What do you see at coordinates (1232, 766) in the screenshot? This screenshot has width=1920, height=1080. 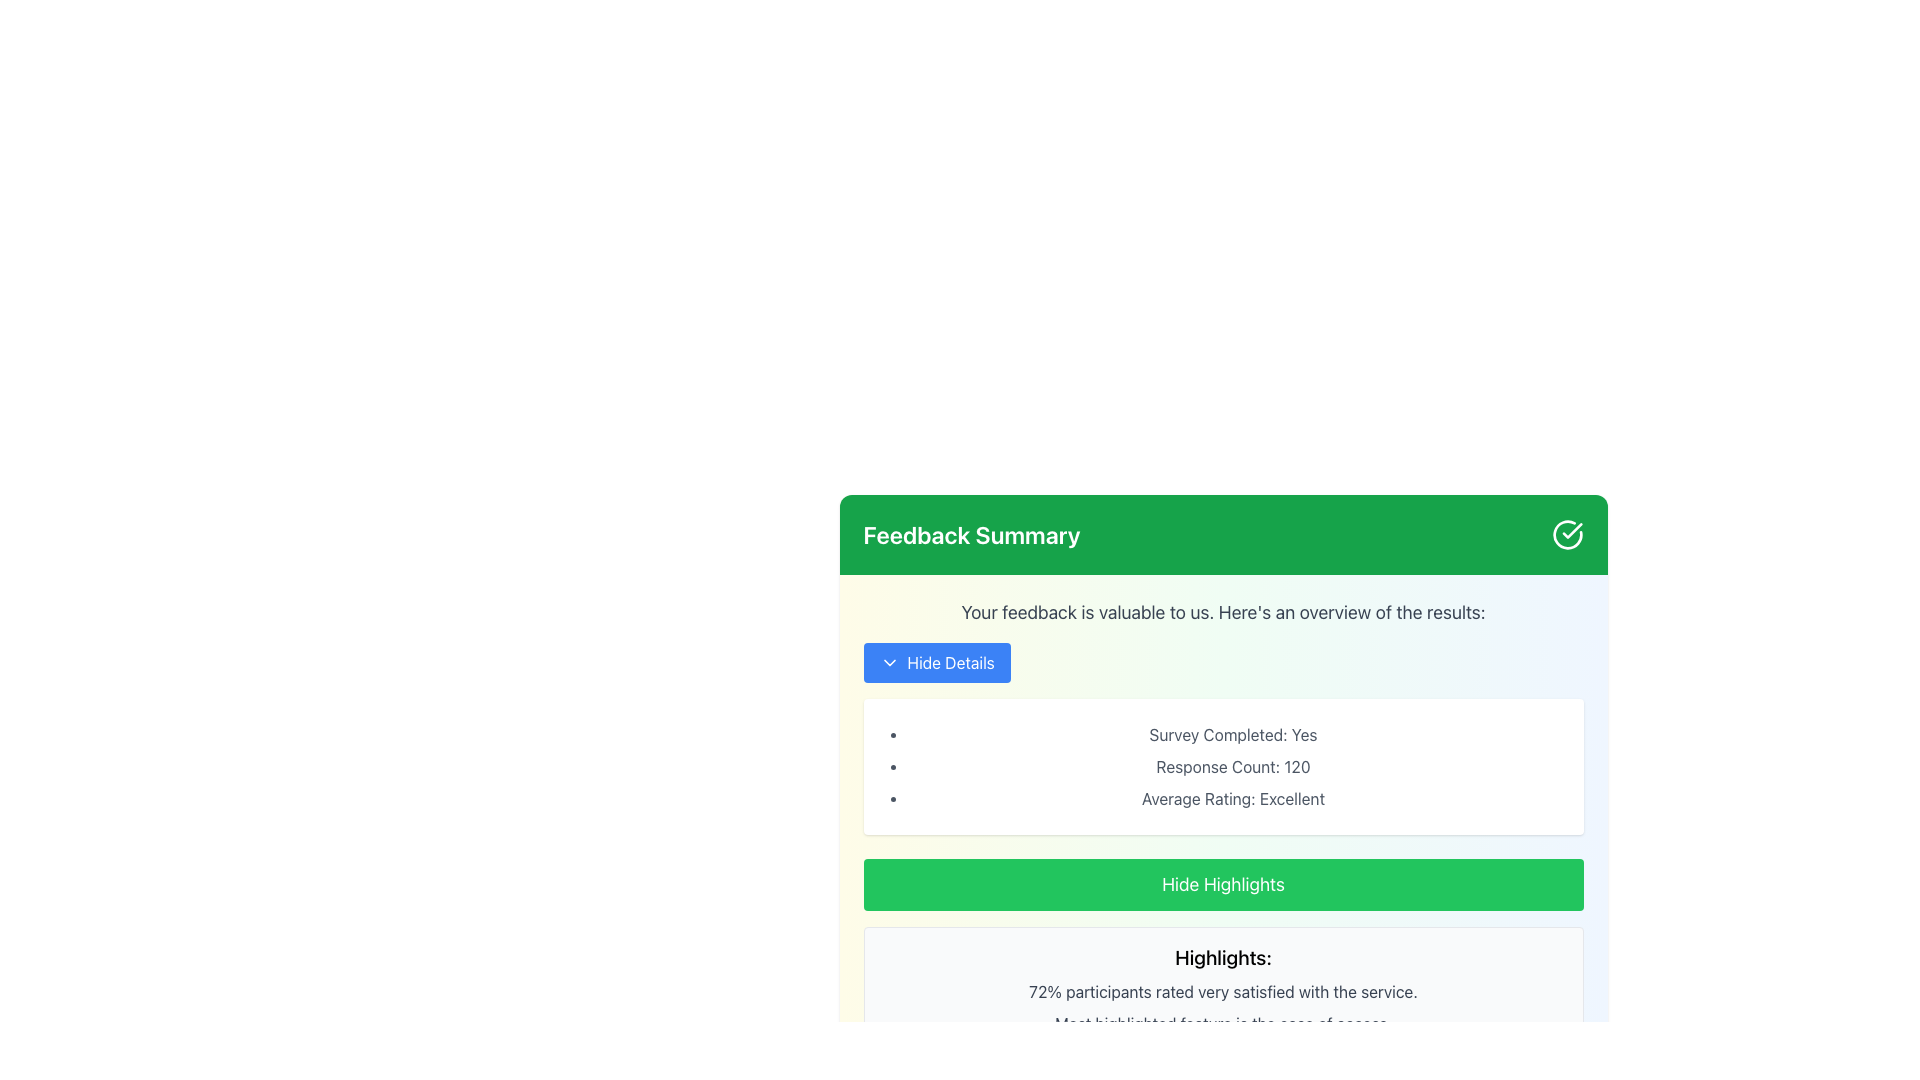 I see `the text label displaying 'Response Count: 120' in the Feedback Summary section, which is the second item in a bulleted list` at bounding box center [1232, 766].